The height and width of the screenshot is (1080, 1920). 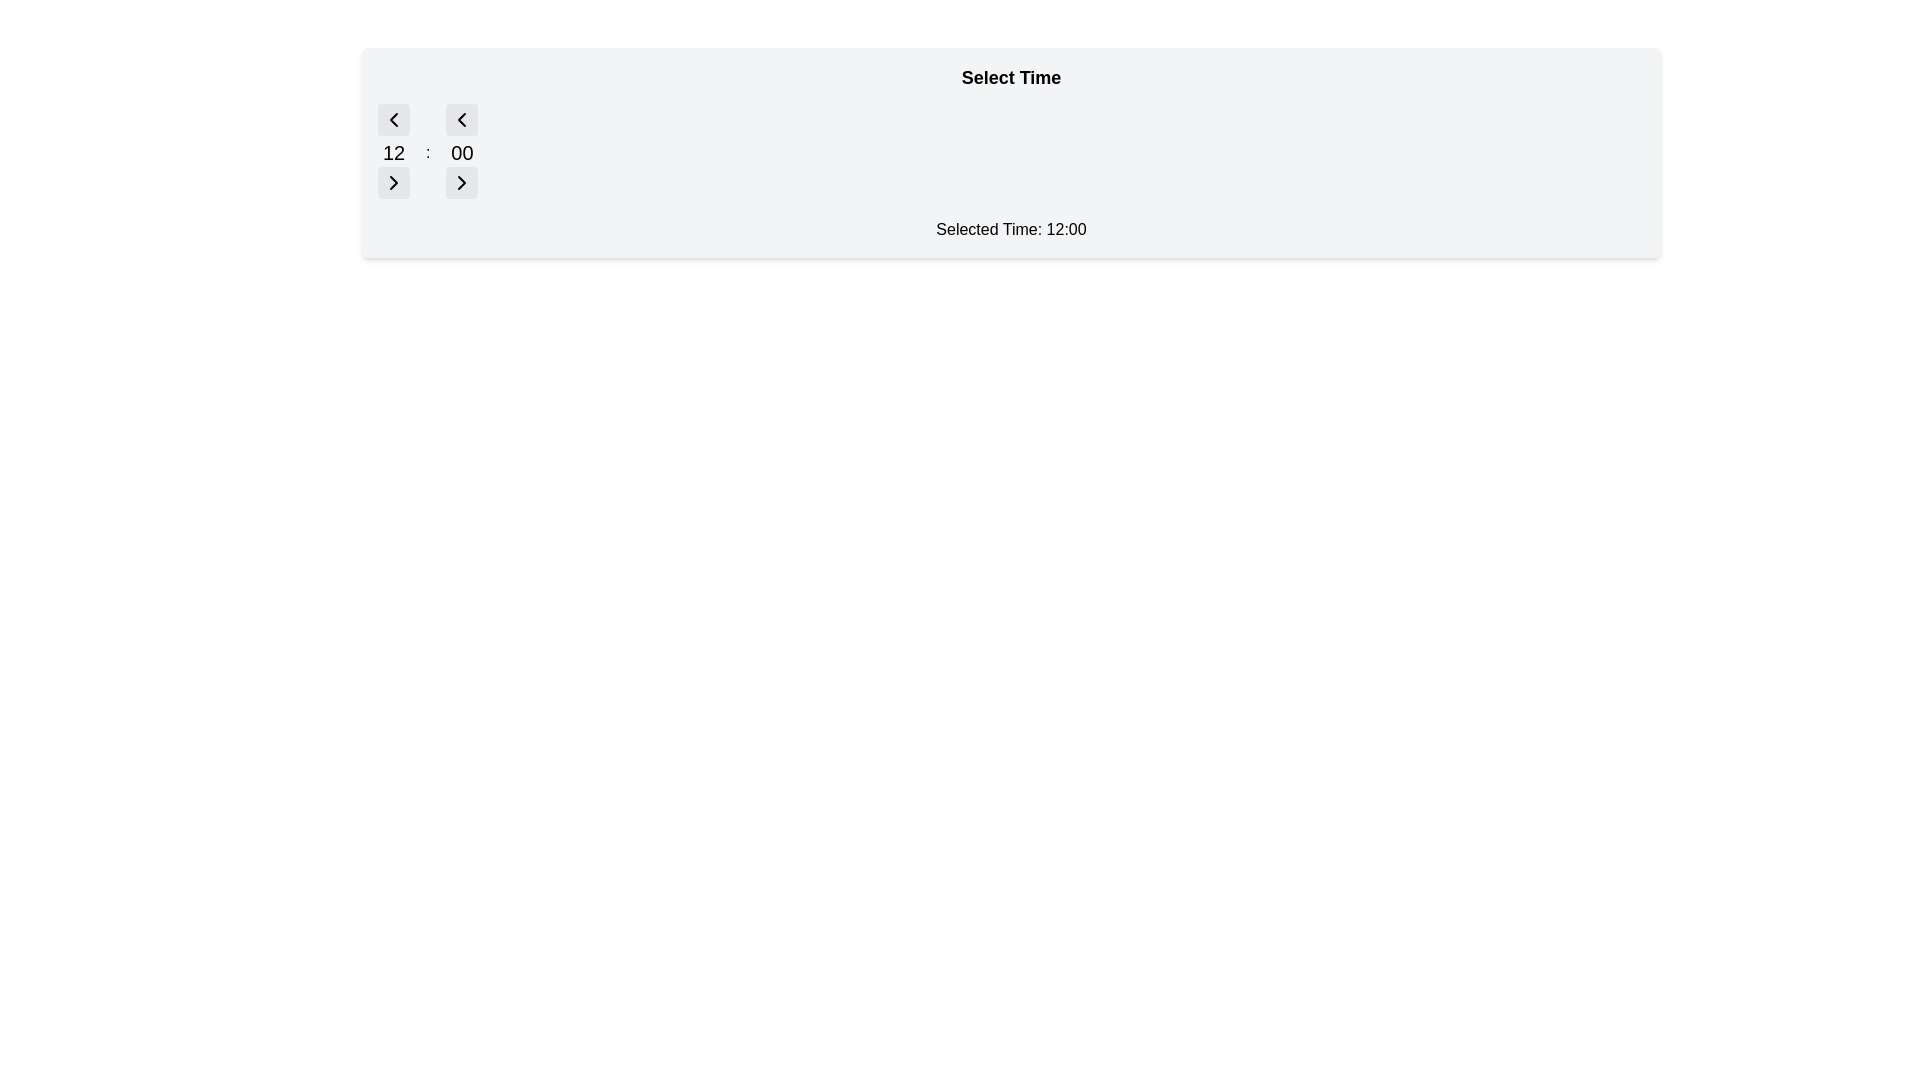 I want to click on the decrement icon in the second button from the left in the time-selection component to decrease the minute value, so click(x=461, y=119).